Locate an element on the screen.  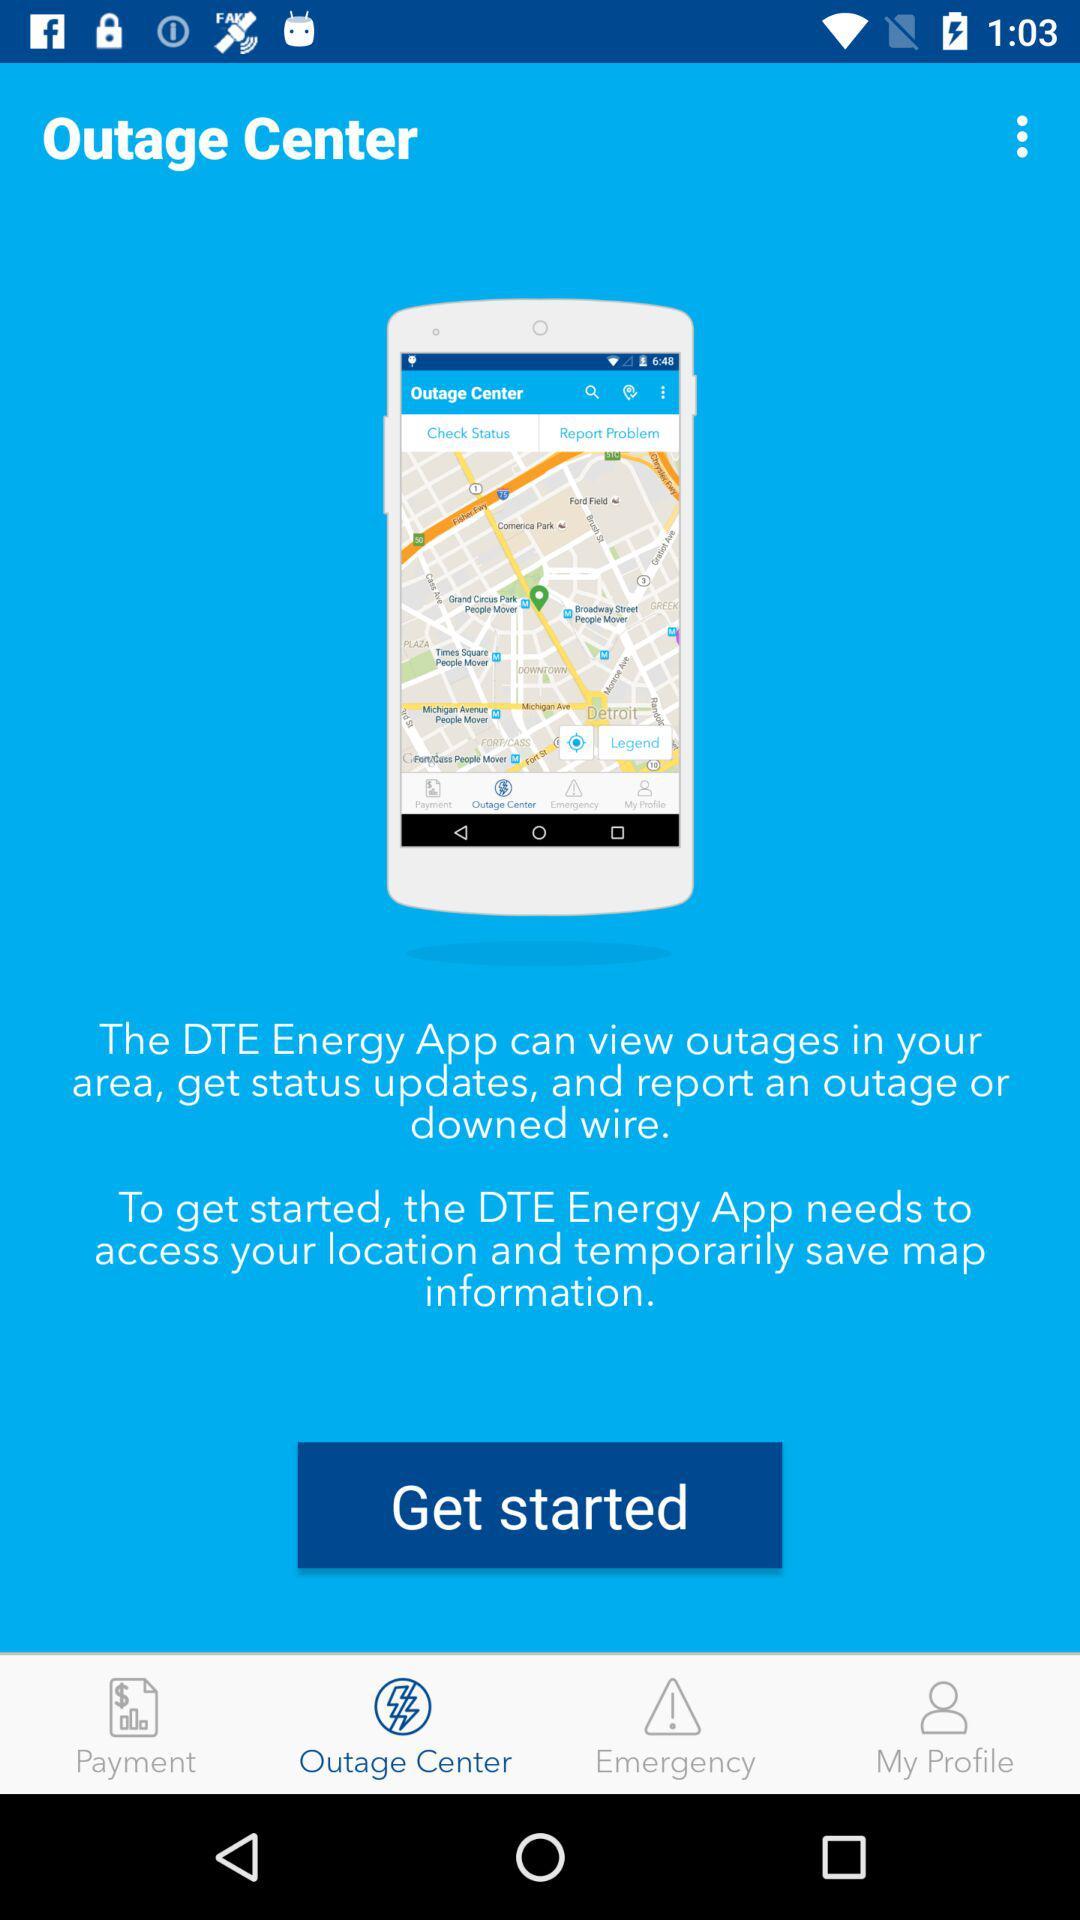
the my profile is located at coordinates (945, 1723).